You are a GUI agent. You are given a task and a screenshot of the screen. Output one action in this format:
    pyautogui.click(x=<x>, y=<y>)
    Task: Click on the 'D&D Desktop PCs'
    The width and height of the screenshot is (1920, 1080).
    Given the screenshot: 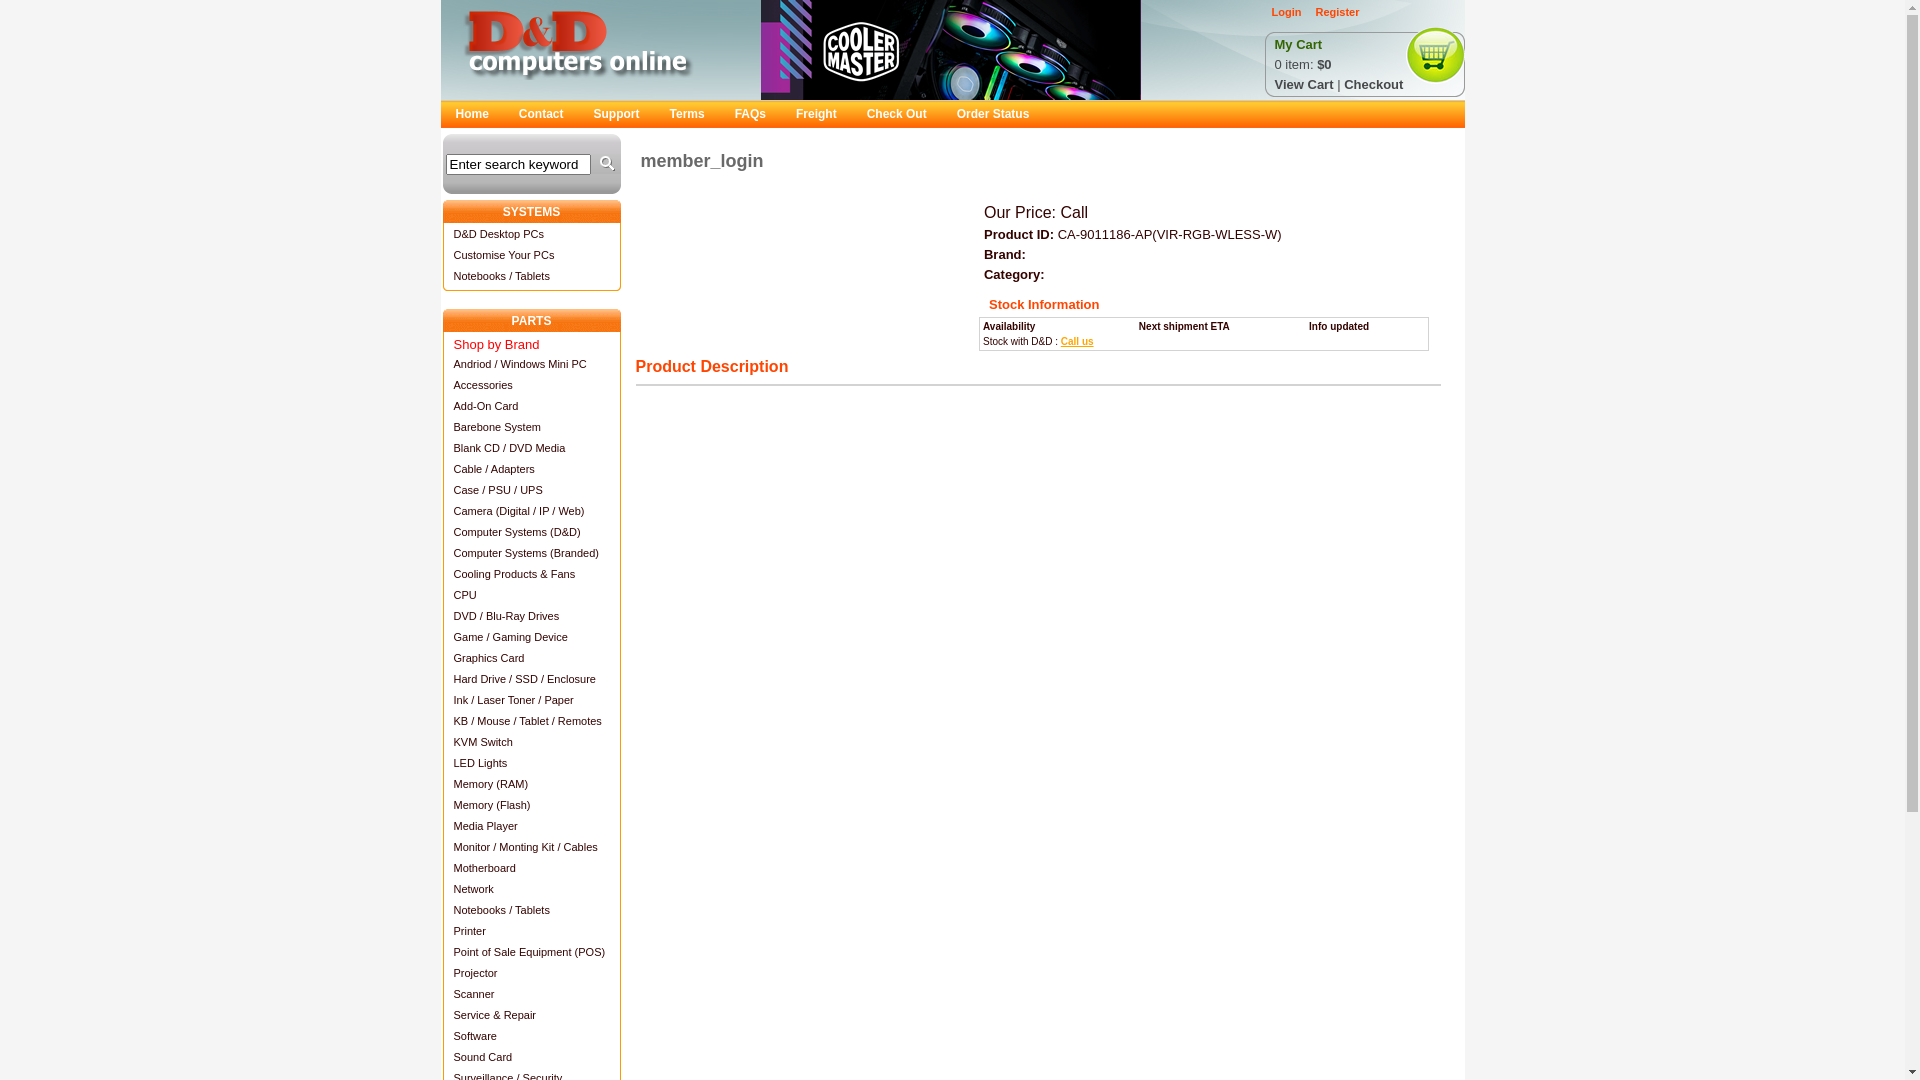 What is the action you would take?
    pyautogui.click(x=531, y=232)
    